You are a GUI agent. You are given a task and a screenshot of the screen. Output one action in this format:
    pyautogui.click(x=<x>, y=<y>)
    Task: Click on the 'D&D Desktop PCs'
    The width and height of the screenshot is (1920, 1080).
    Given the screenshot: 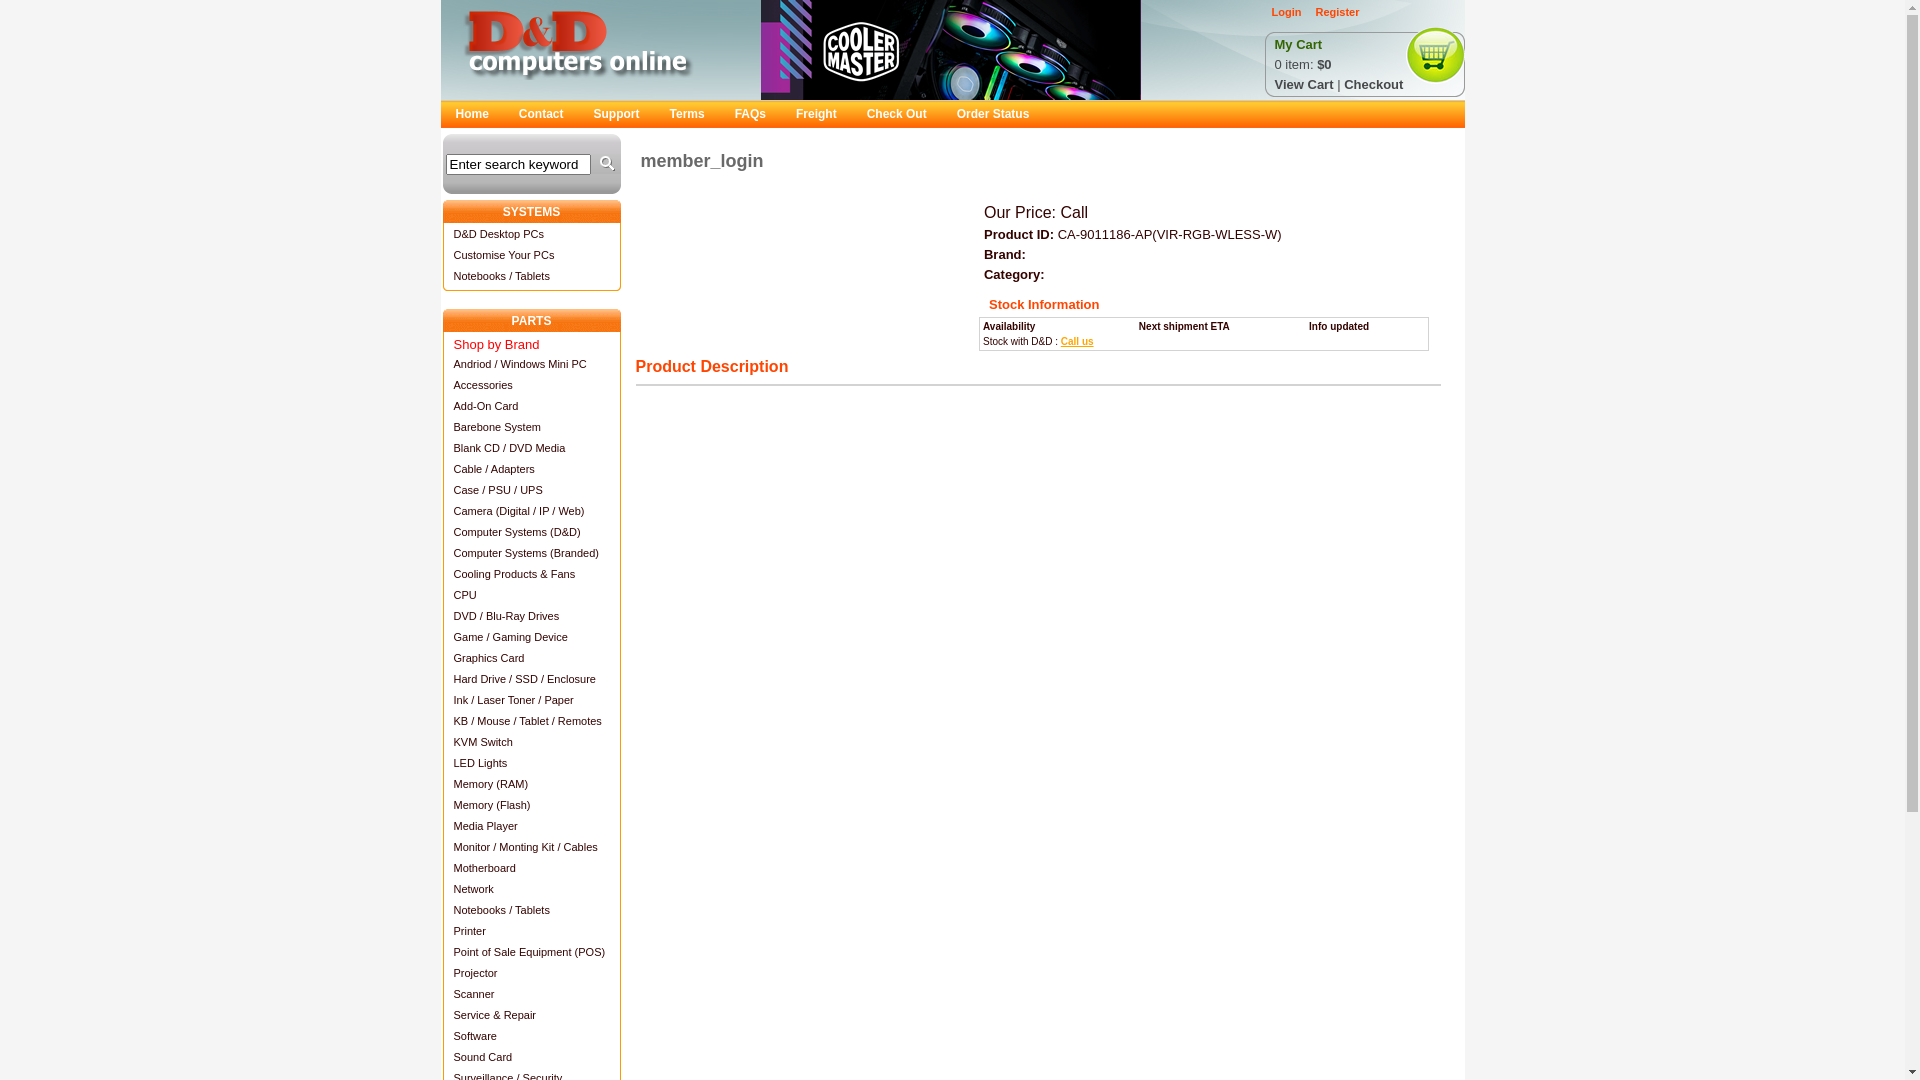 What is the action you would take?
    pyautogui.click(x=531, y=232)
    